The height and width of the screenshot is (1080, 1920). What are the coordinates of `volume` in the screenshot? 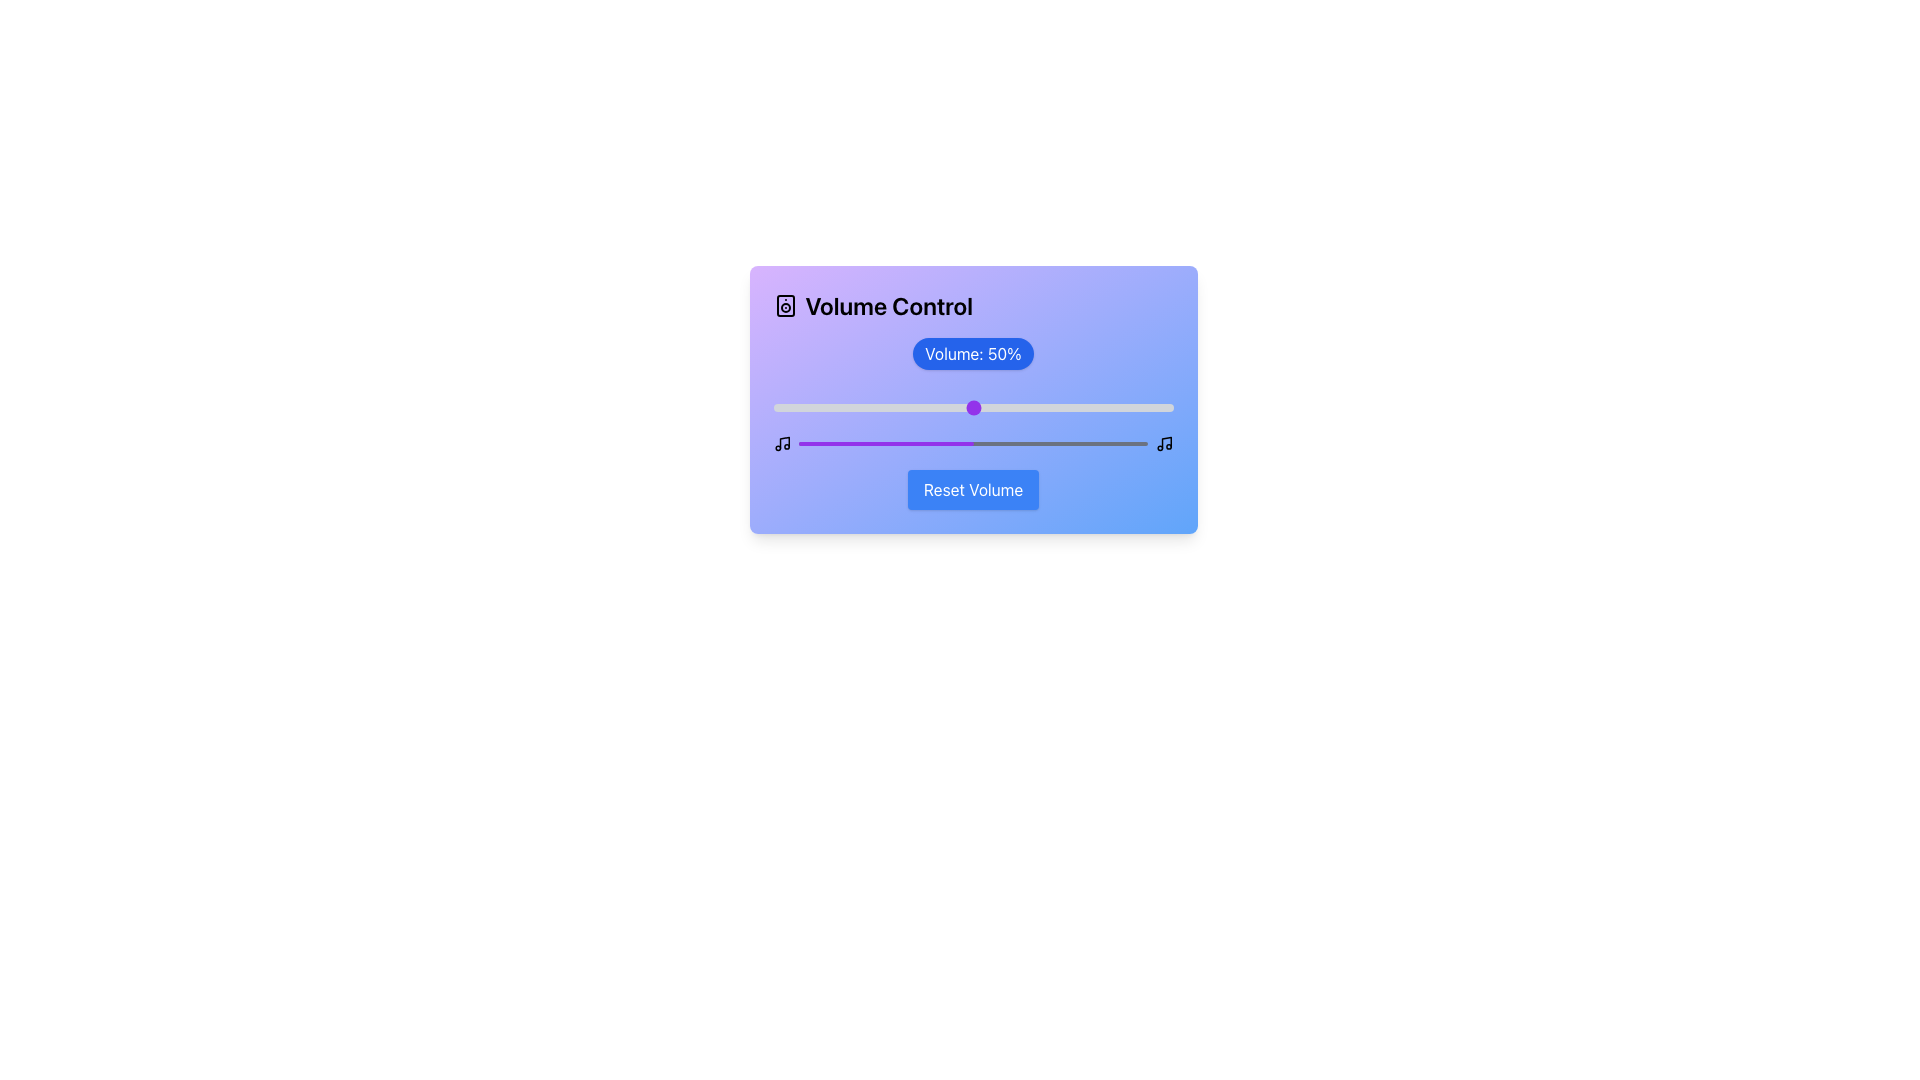 It's located at (1068, 407).